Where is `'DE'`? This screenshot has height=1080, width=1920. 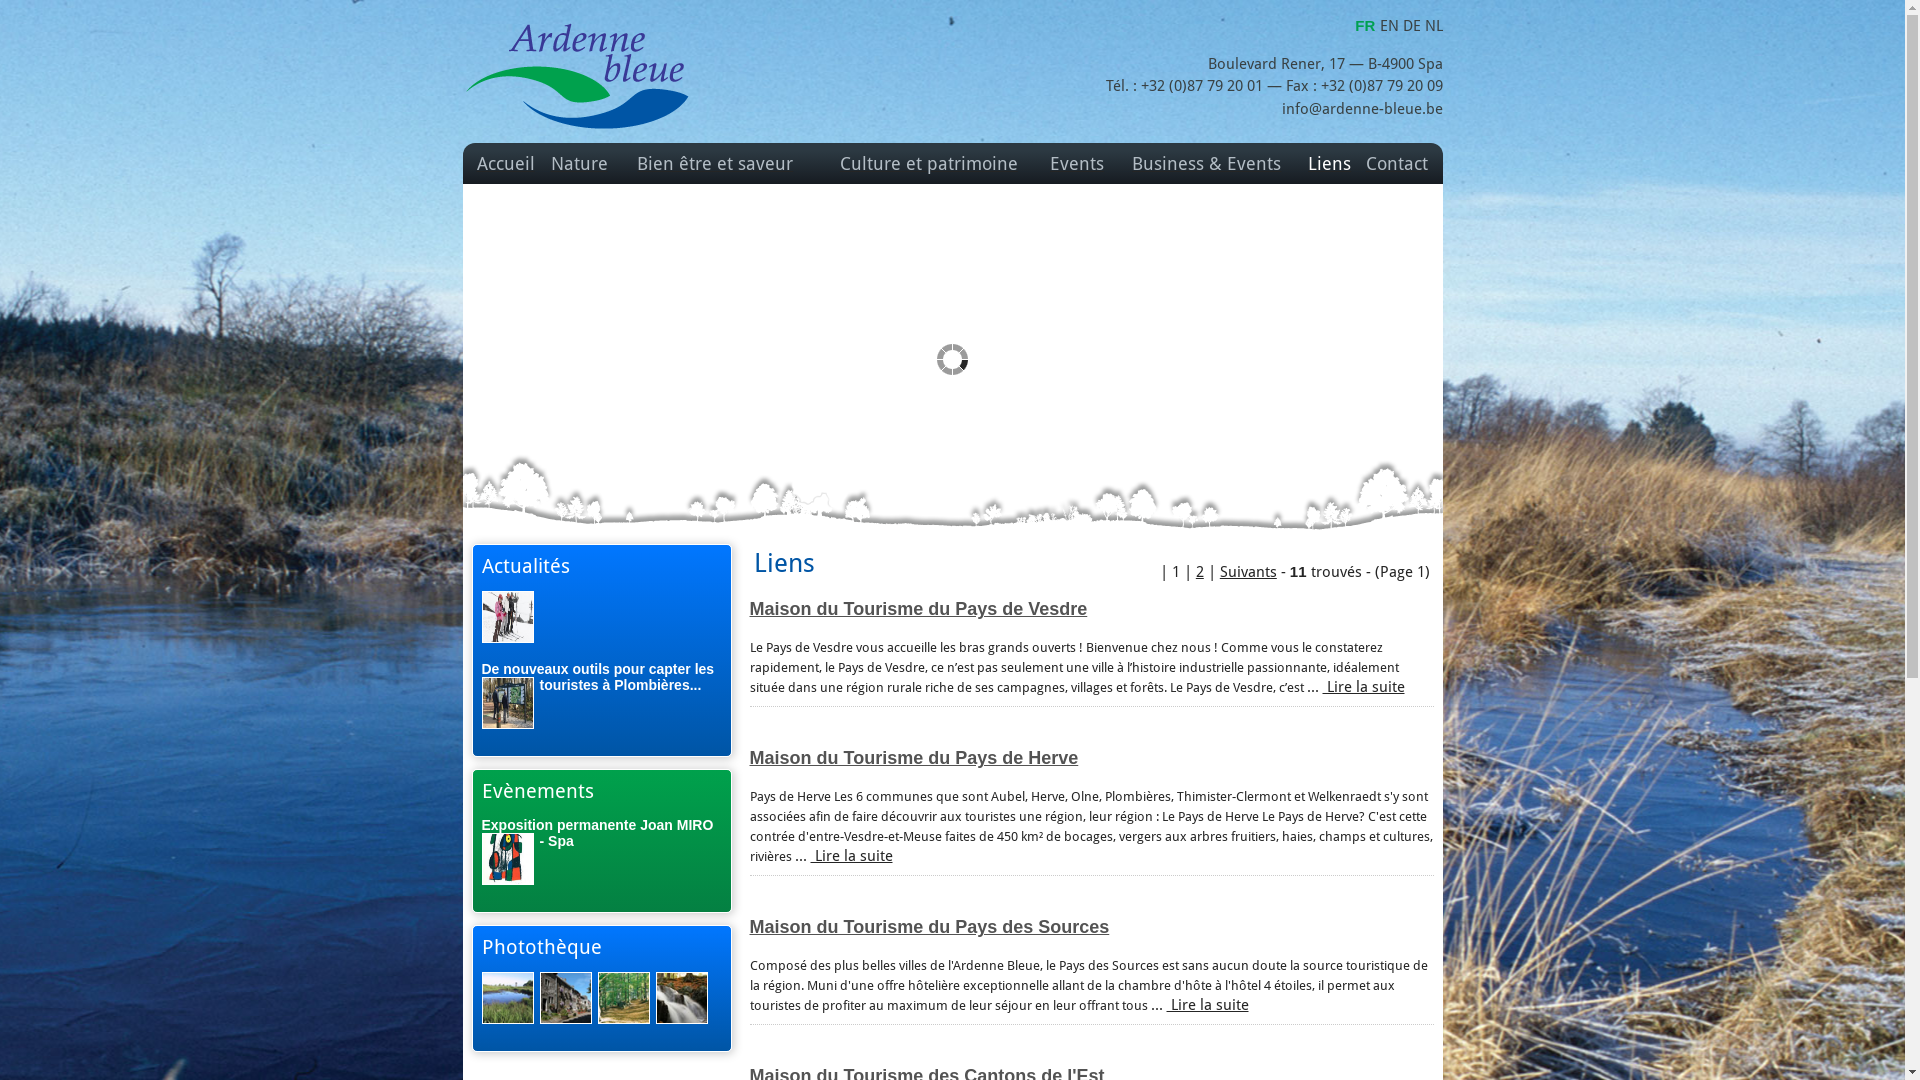 'DE' is located at coordinates (1411, 26).